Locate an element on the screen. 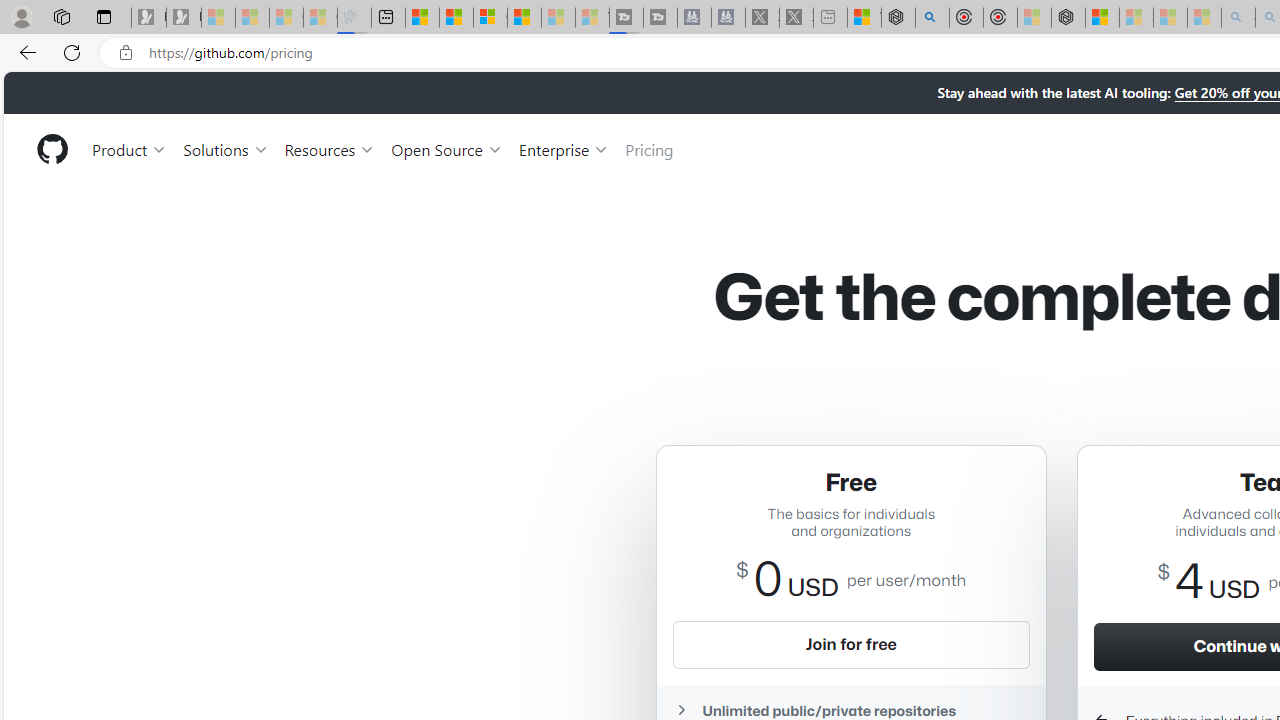 The image size is (1280, 720). 'Pricing' is located at coordinates (649, 148).